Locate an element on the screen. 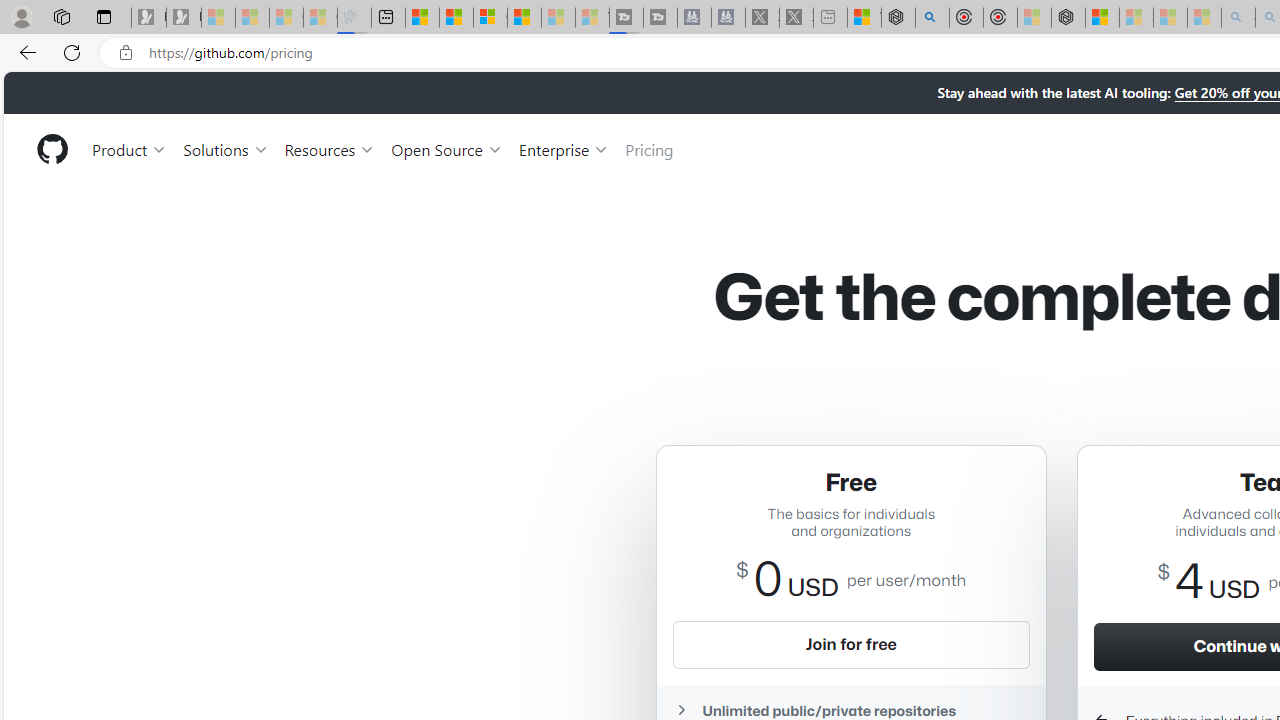 The image size is (1280, 720). 'Pricing' is located at coordinates (649, 148).